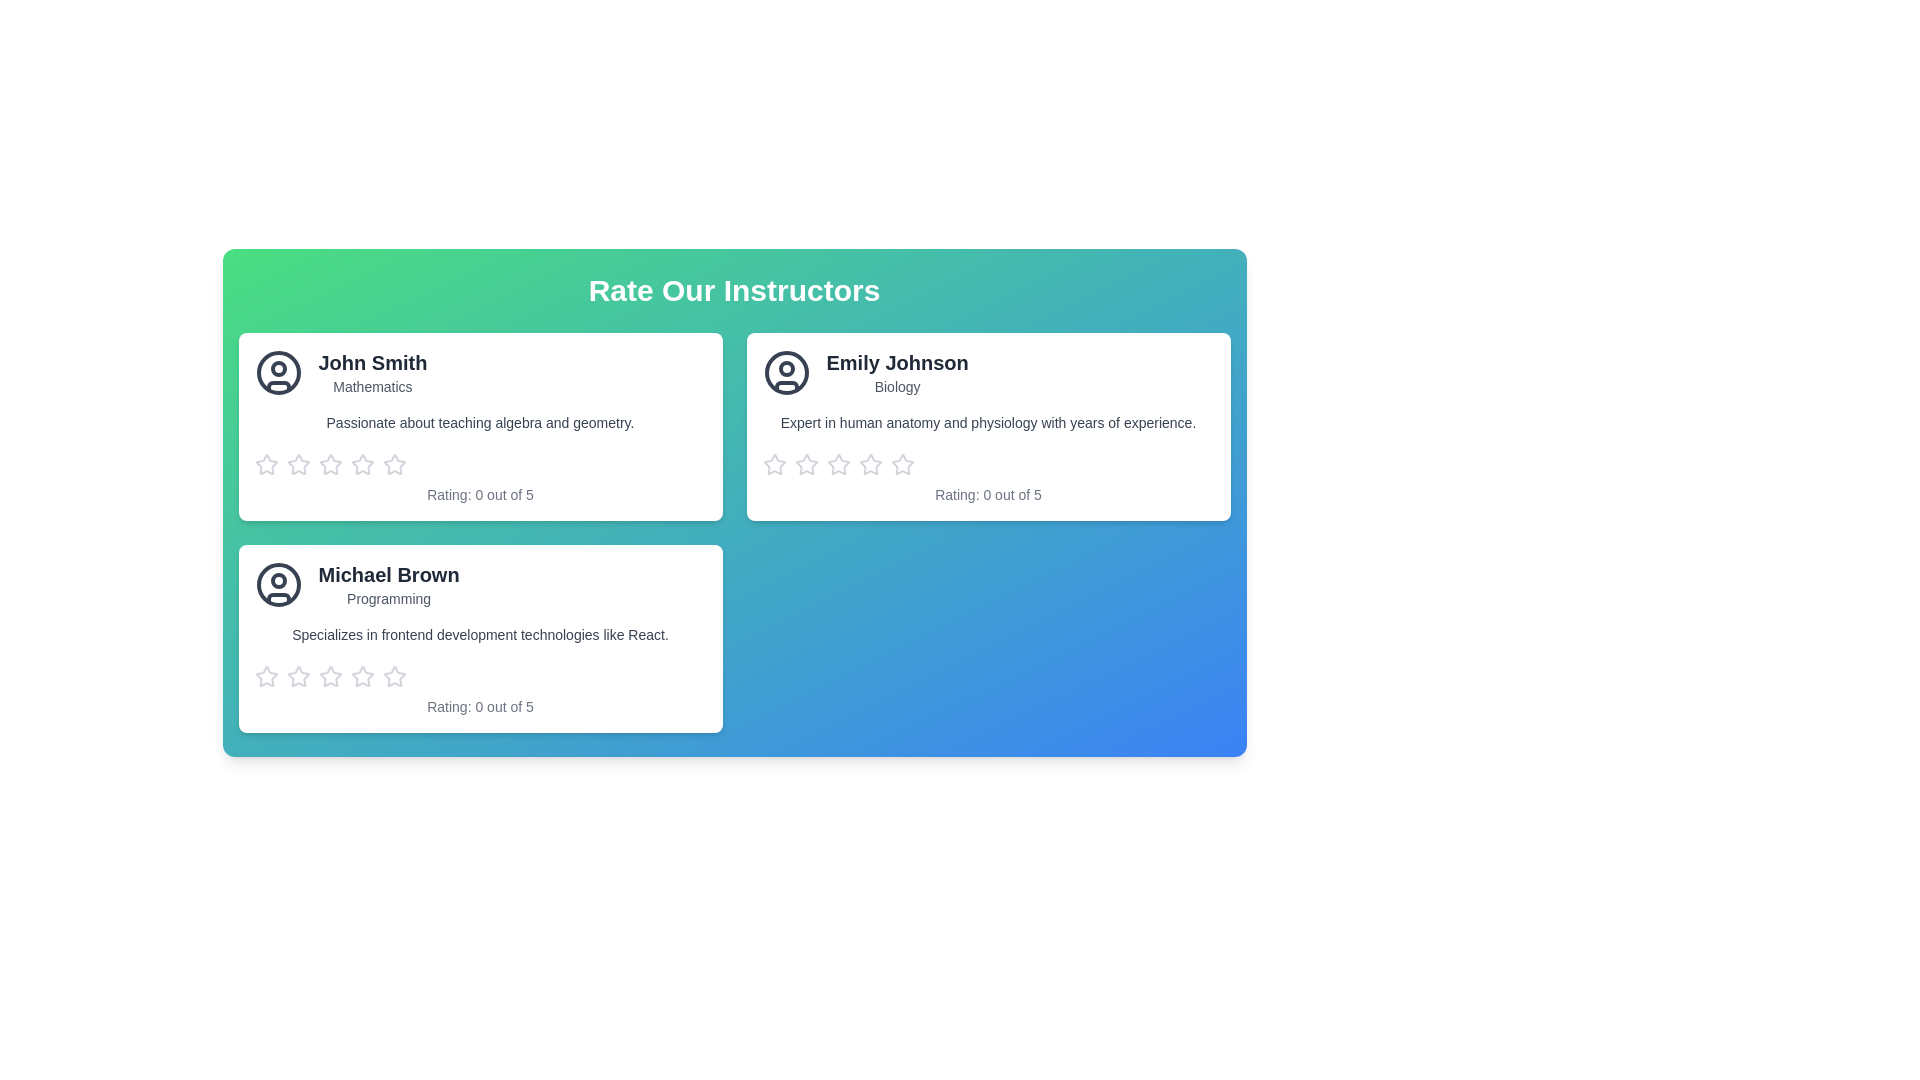 The image size is (1920, 1080). Describe the element at coordinates (361, 675) in the screenshot. I see `the second star icon in the rating bar` at that location.